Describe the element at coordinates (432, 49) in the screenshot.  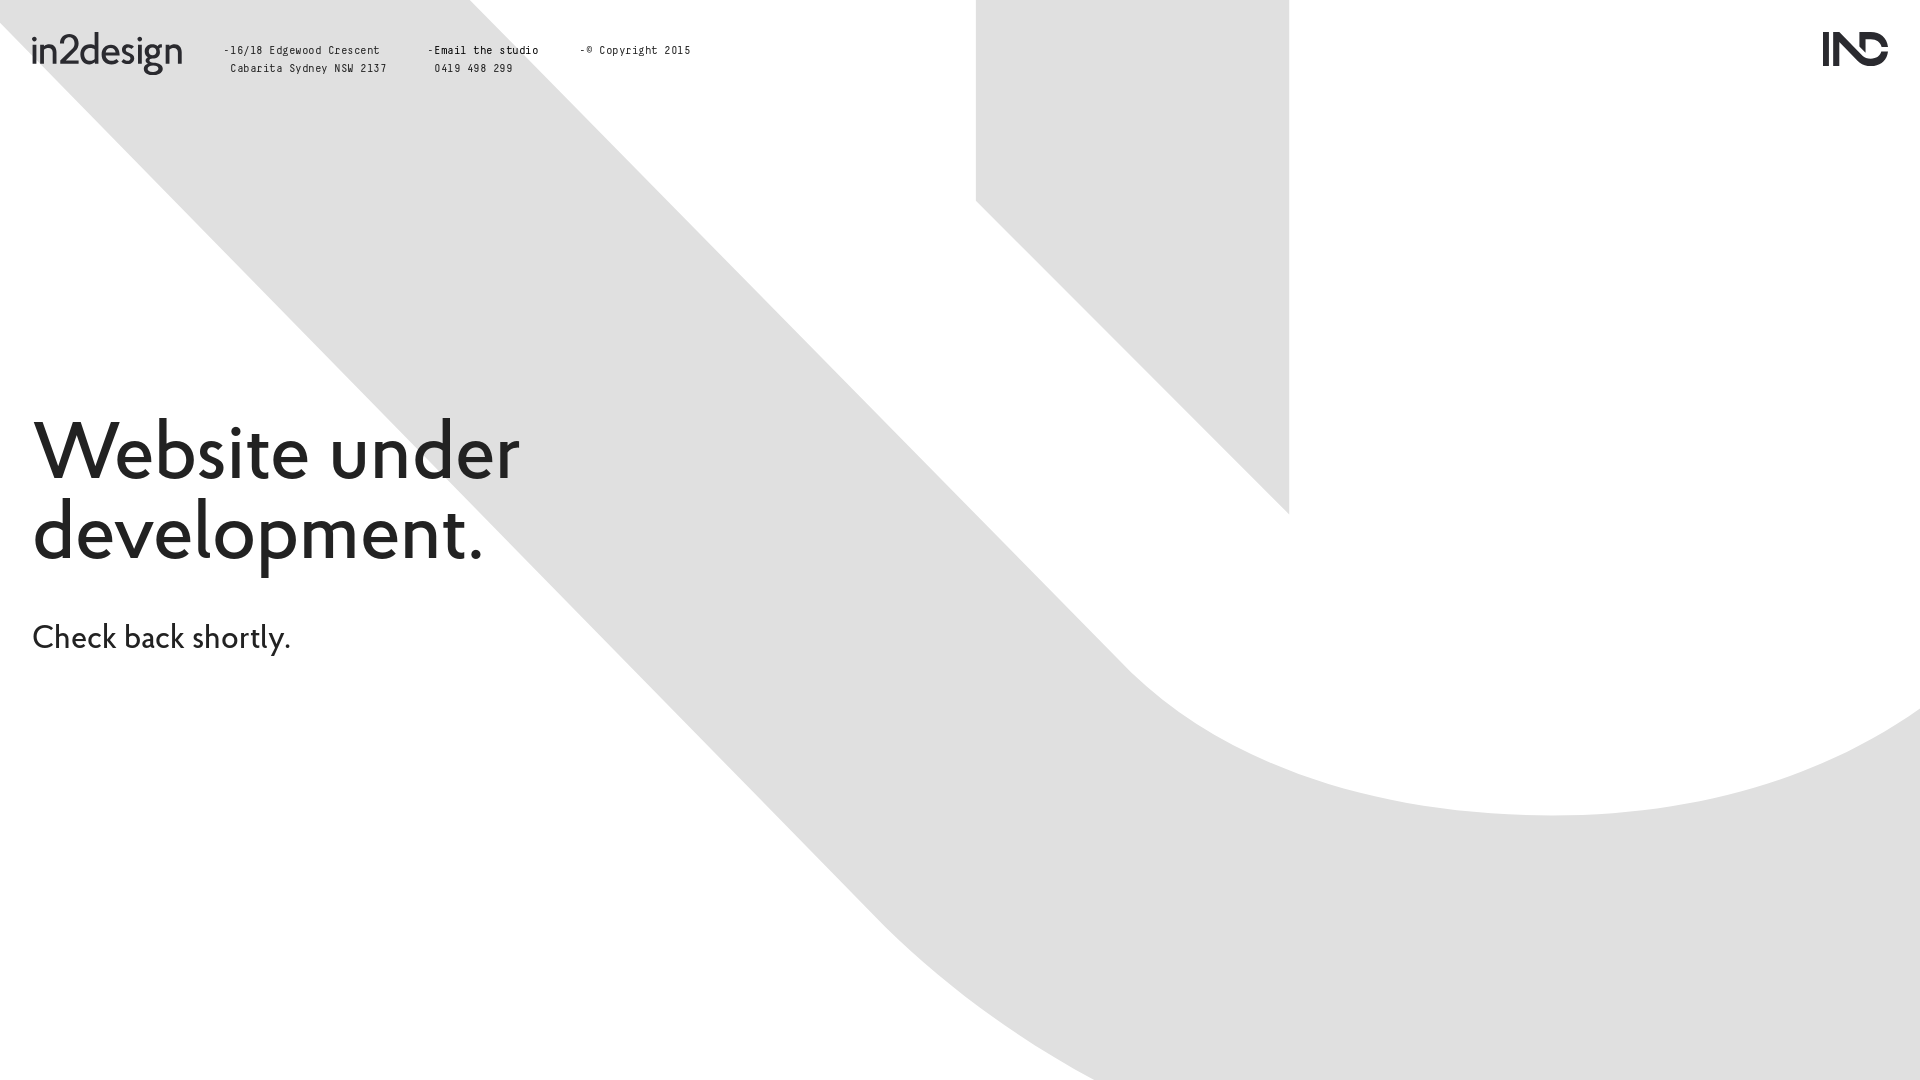
I see `'Email the studio'` at that location.